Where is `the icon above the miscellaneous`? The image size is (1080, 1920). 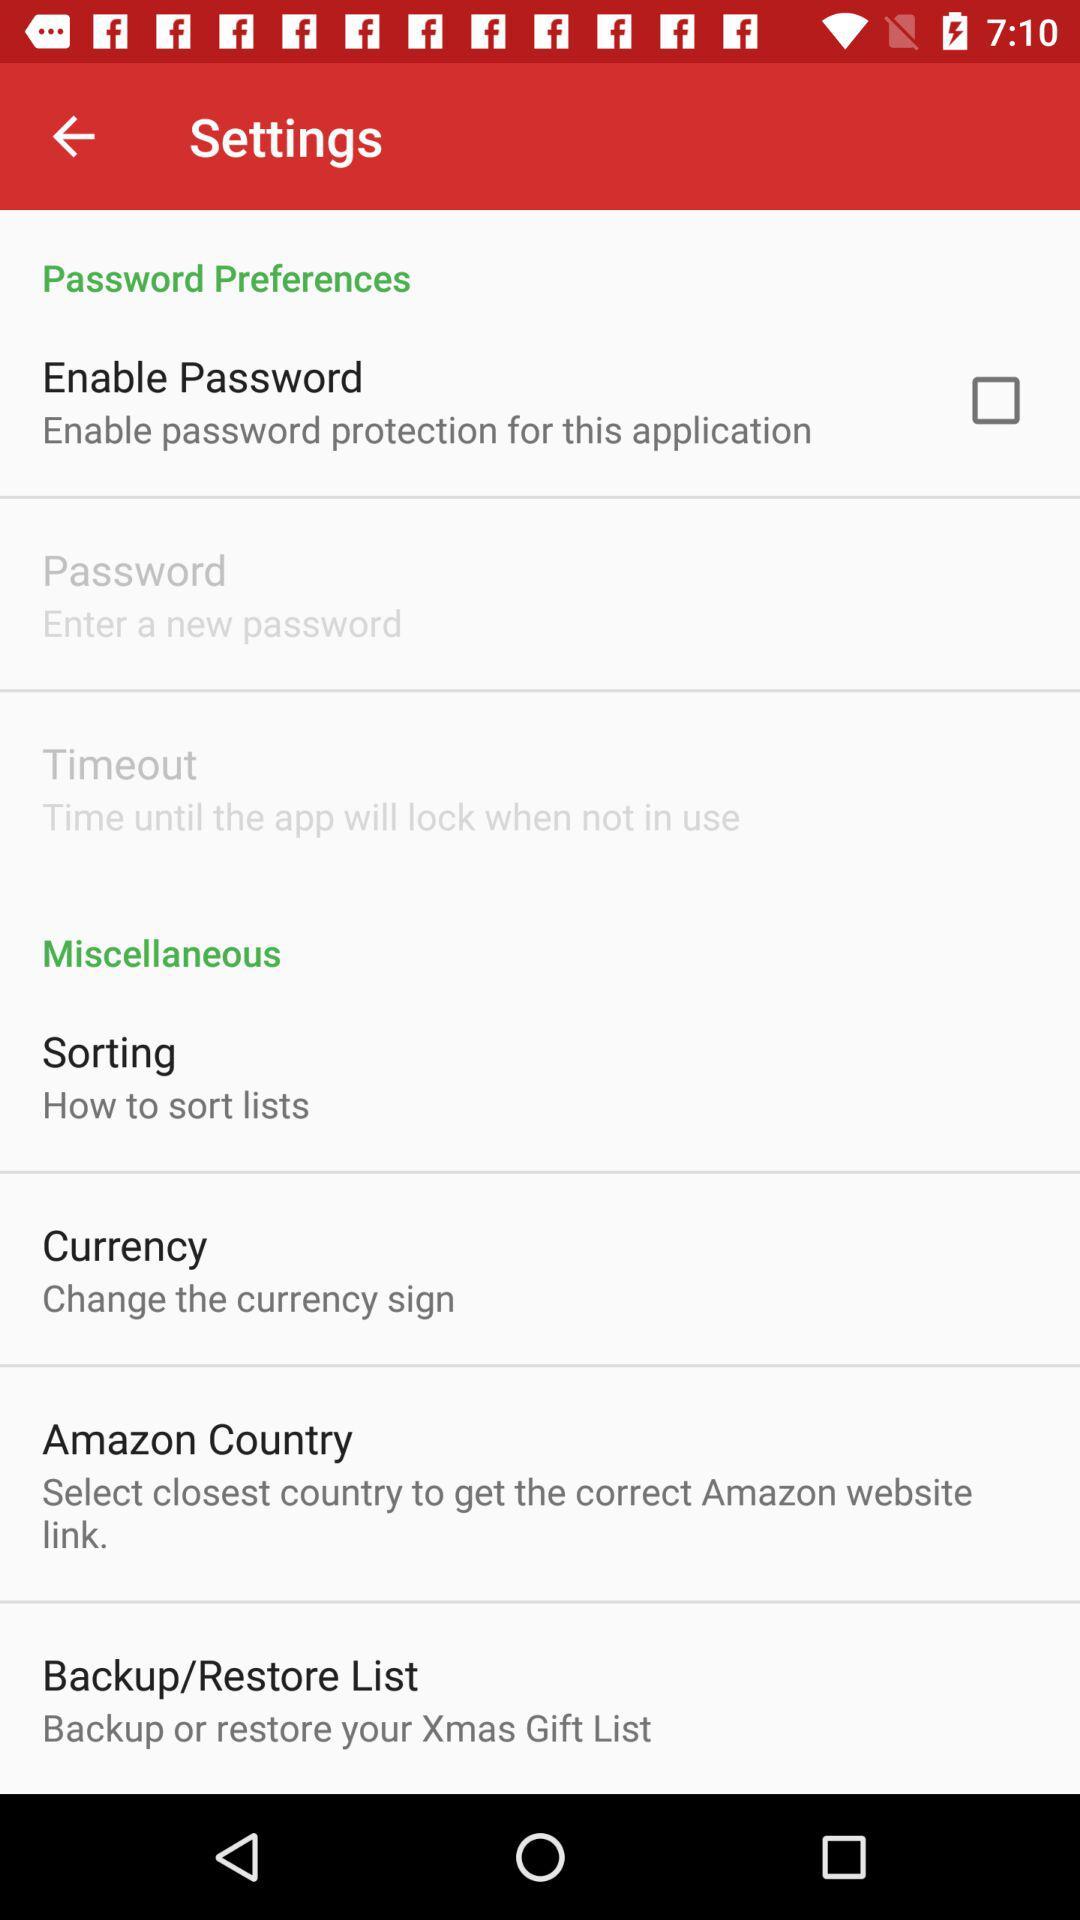 the icon above the miscellaneous is located at coordinates (995, 400).